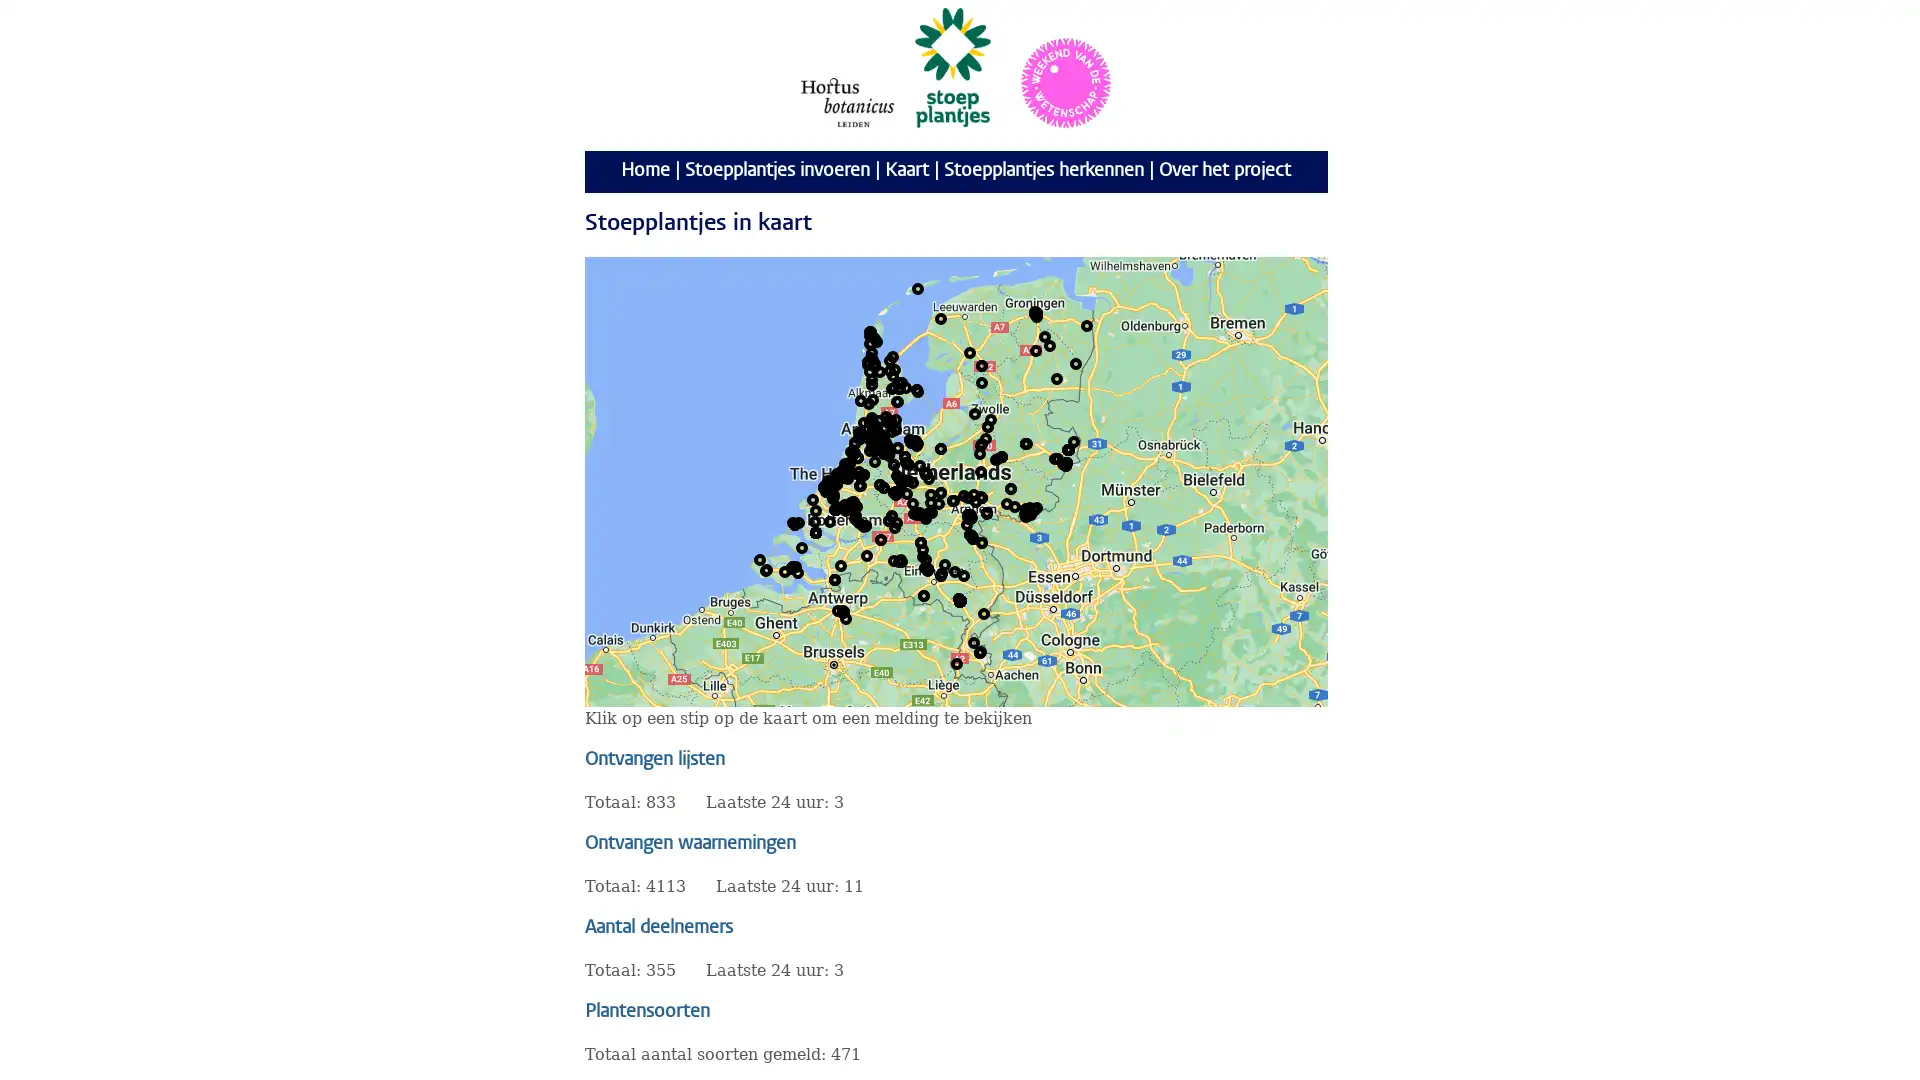  What do you see at coordinates (816, 531) in the screenshot?
I see `Telling van Isabel op 03 juni 2022` at bounding box center [816, 531].